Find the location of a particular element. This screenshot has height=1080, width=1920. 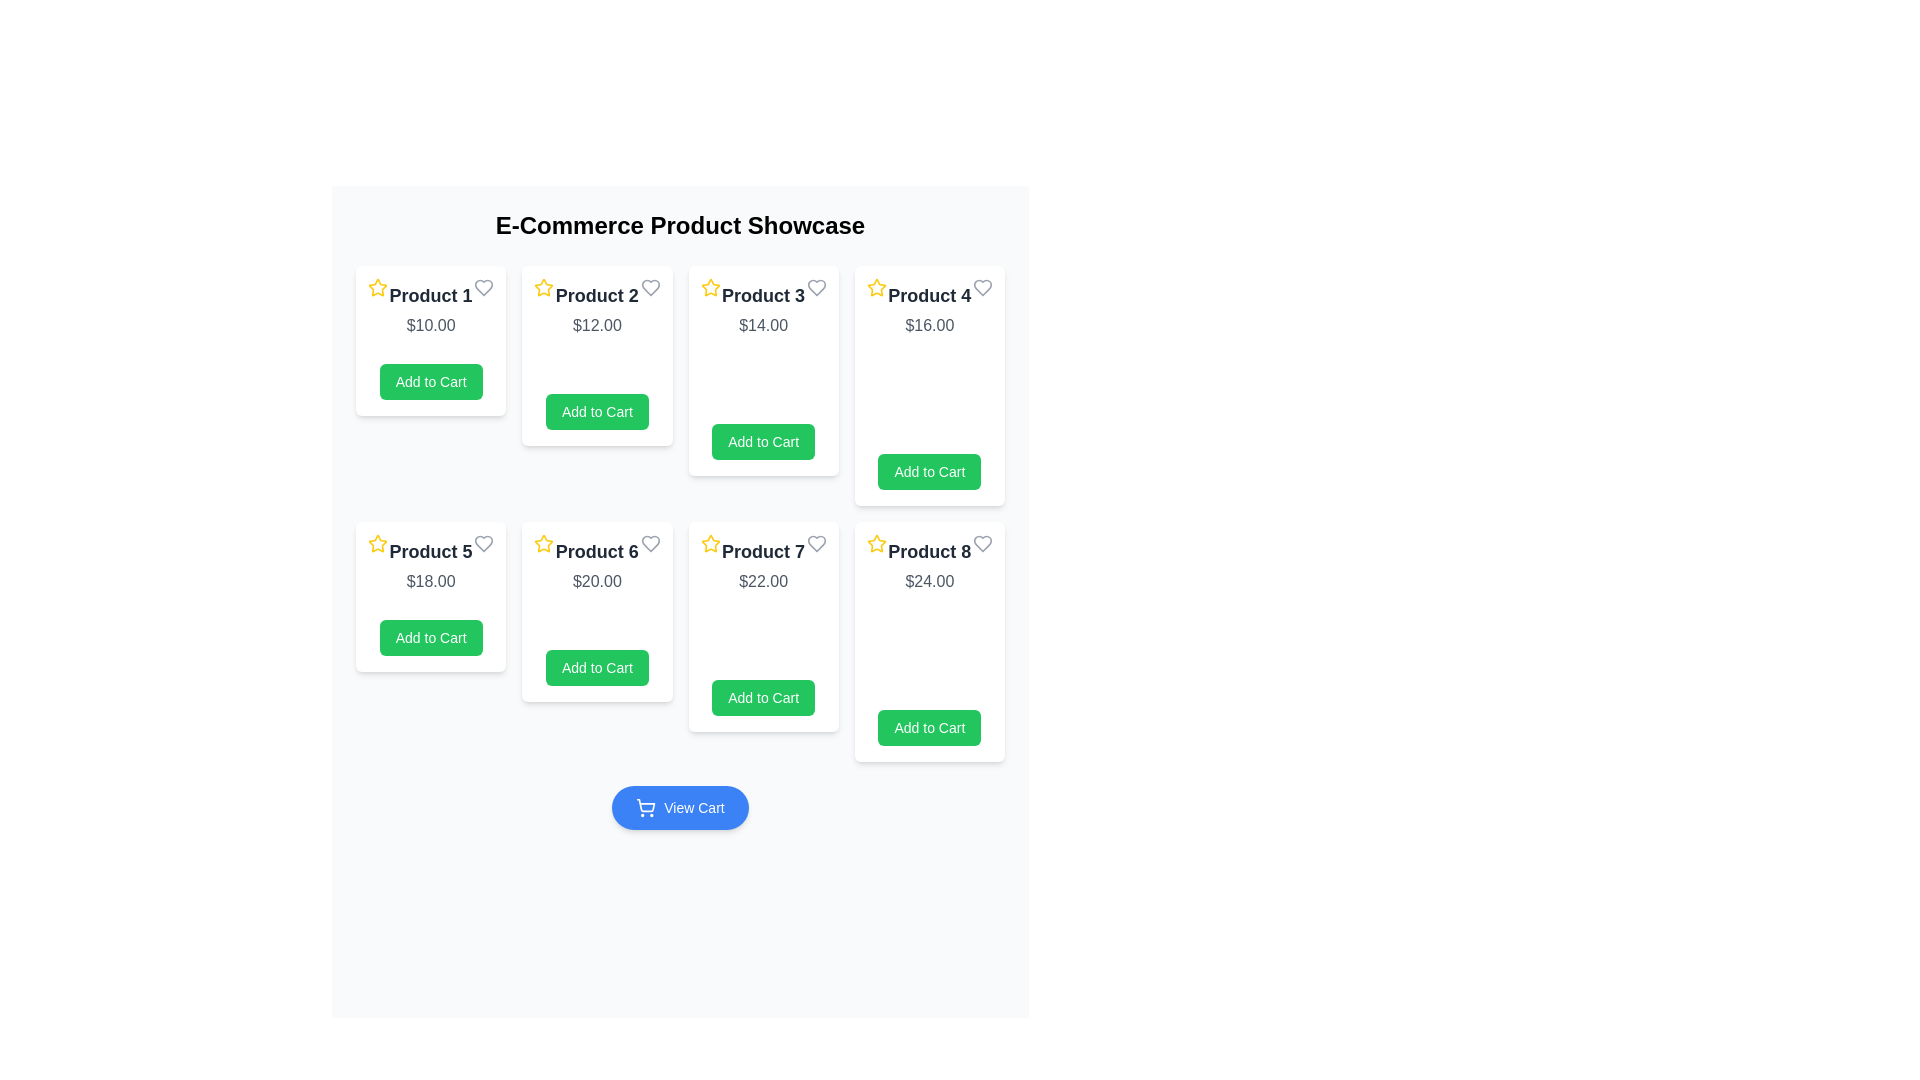

the 'Add to Cart' button for 'Product 8' located at the bottom-right corner of the product list for keyboard interaction is located at coordinates (928, 728).